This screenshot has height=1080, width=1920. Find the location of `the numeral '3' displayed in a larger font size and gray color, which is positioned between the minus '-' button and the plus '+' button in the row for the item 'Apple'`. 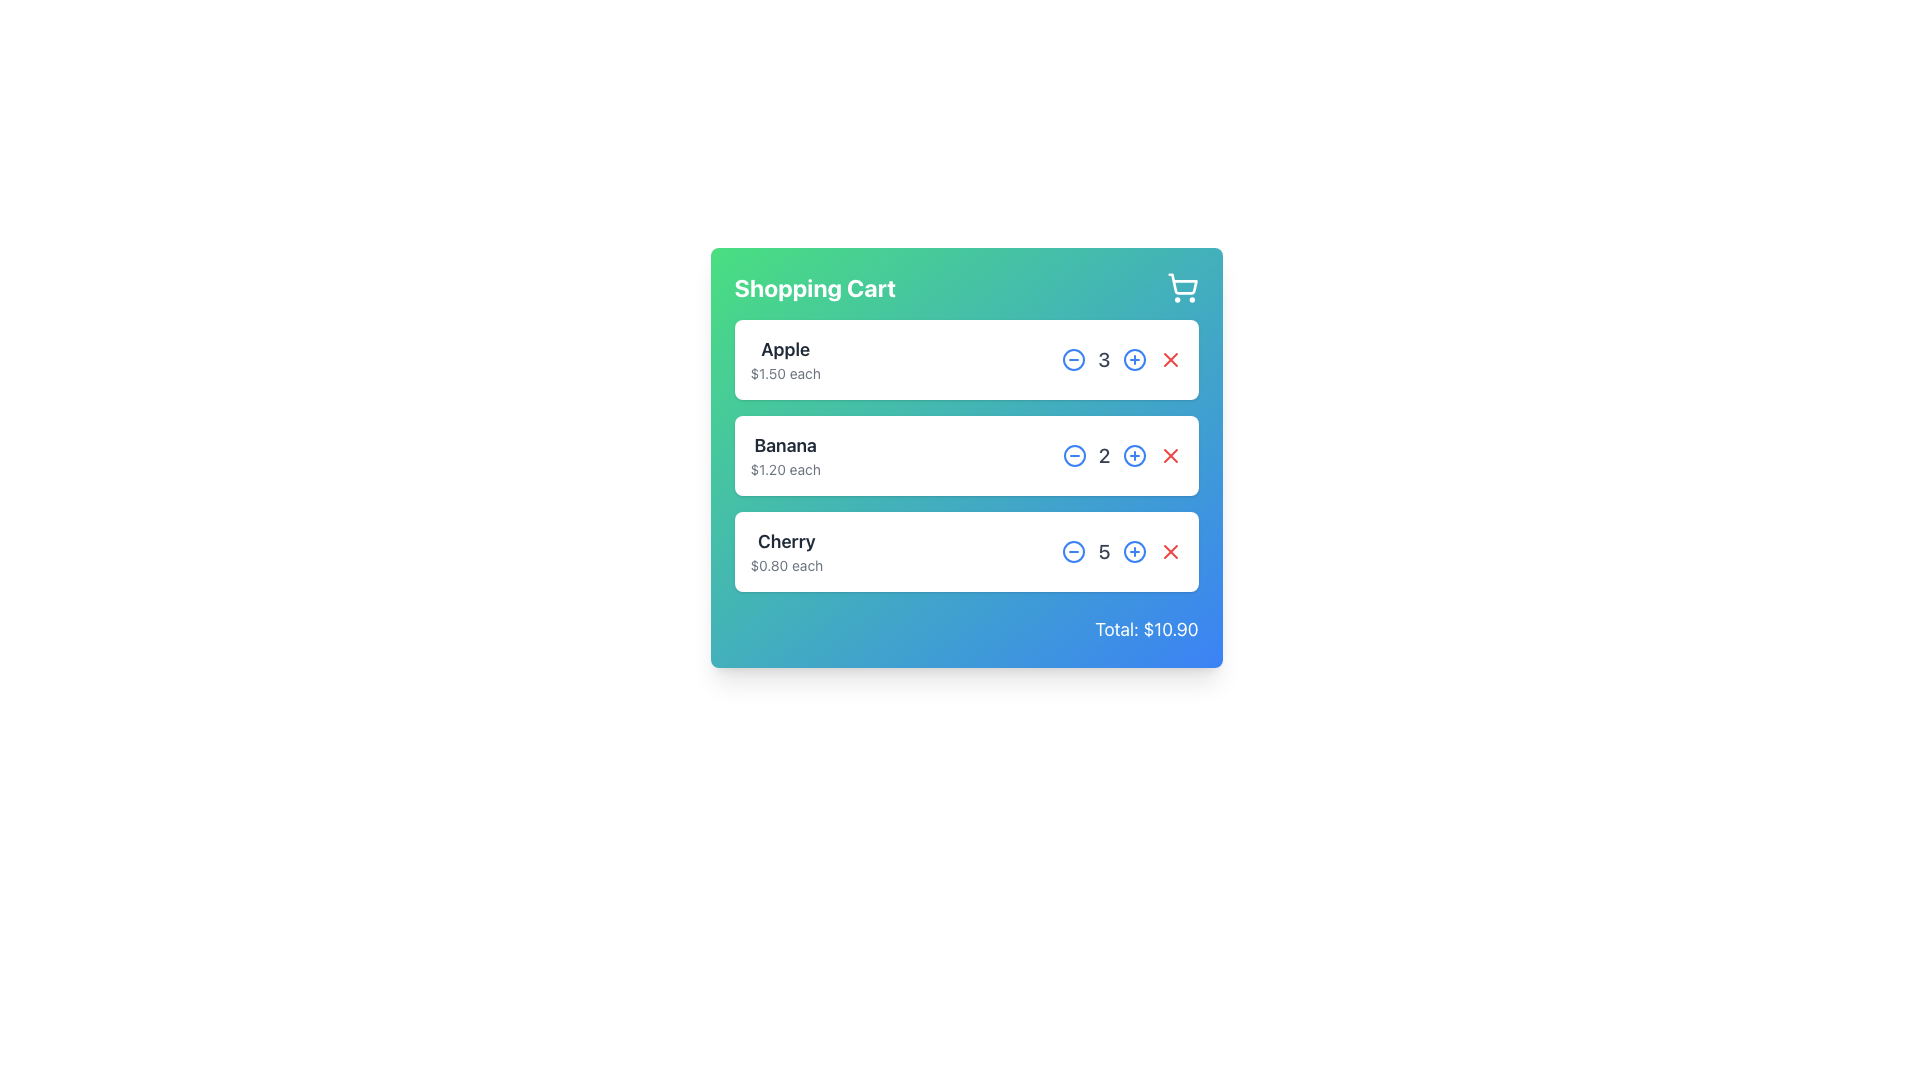

the numeral '3' displayed in a larger font size and gray color, which is positioned between the minus '-' button and the plus '+' button in the row for the item 'Apple' is located at coordinates (1103, 358).